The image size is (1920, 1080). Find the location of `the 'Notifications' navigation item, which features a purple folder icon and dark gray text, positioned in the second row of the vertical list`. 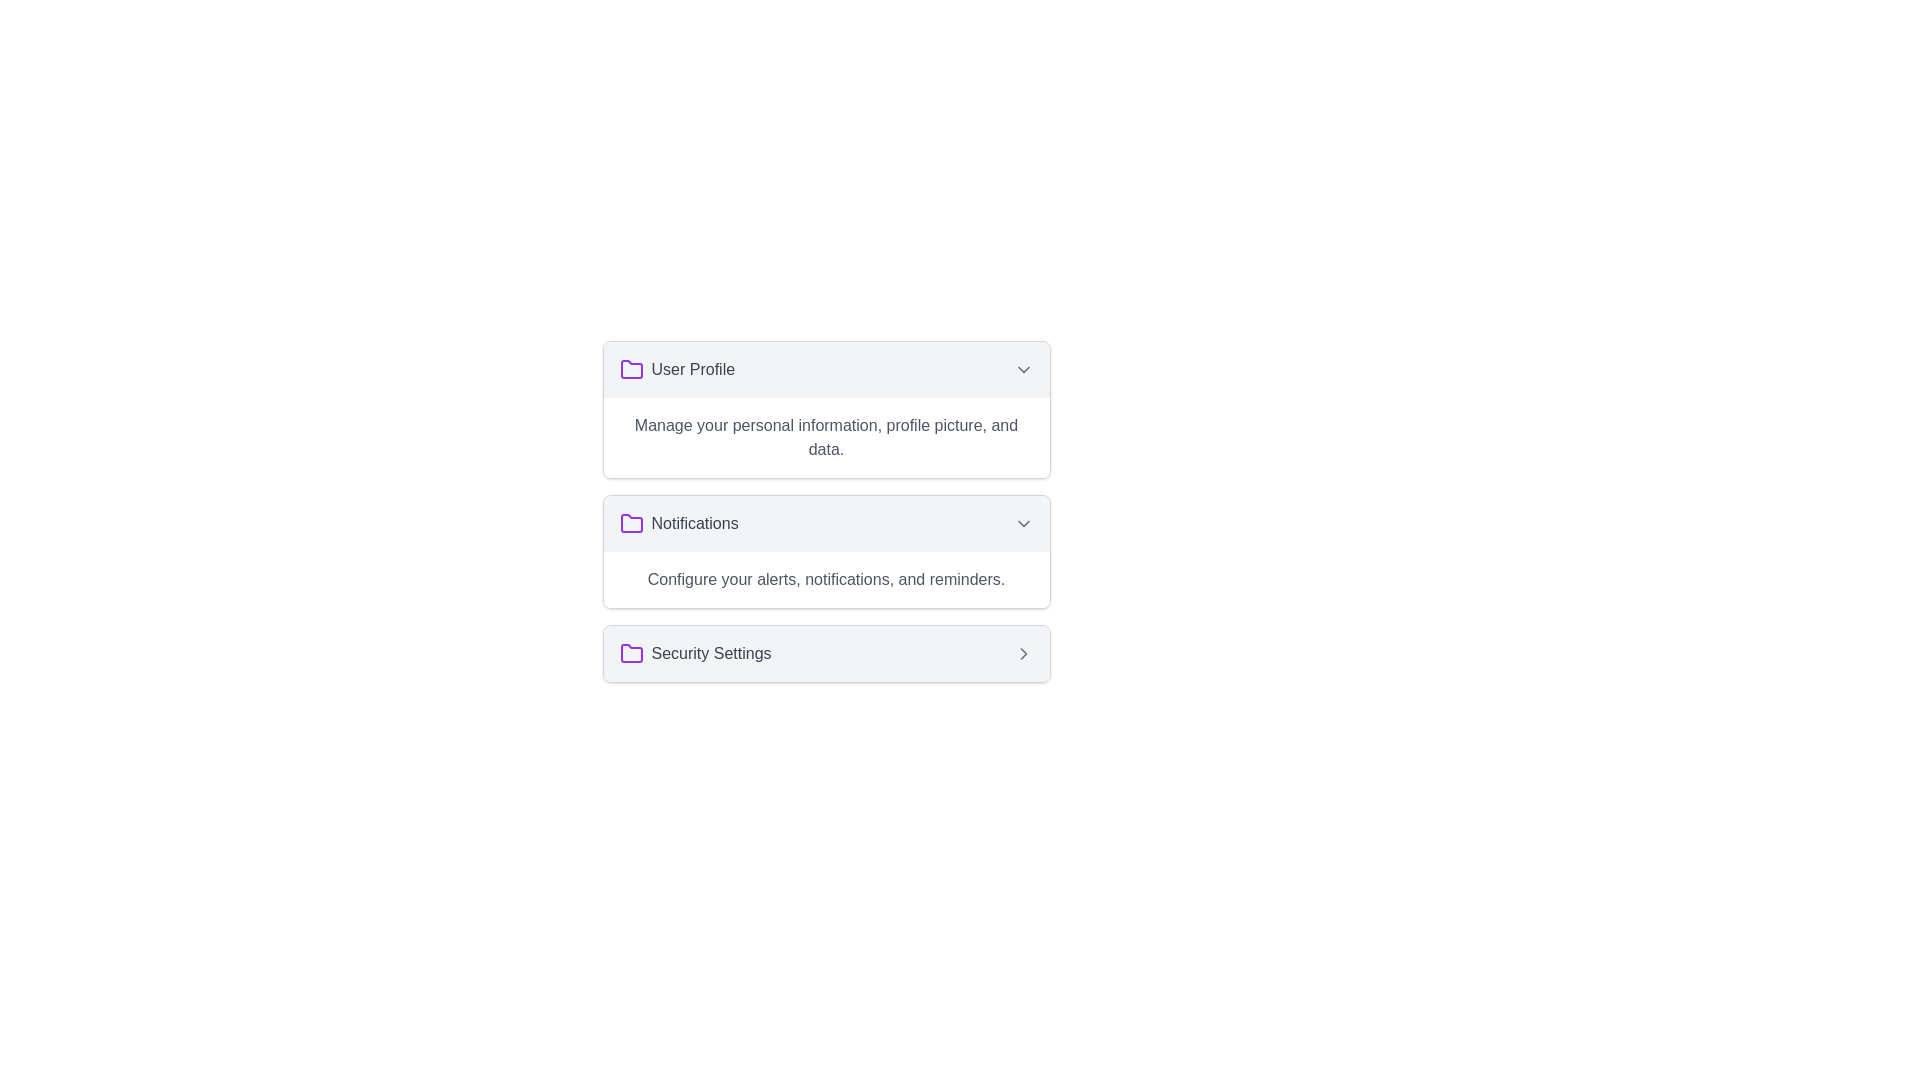

the 'Notifications' navigation item, which features a purple folder icon and dark gray text, positioned in the second row of the vertical list is located at coordinates (679, 523).